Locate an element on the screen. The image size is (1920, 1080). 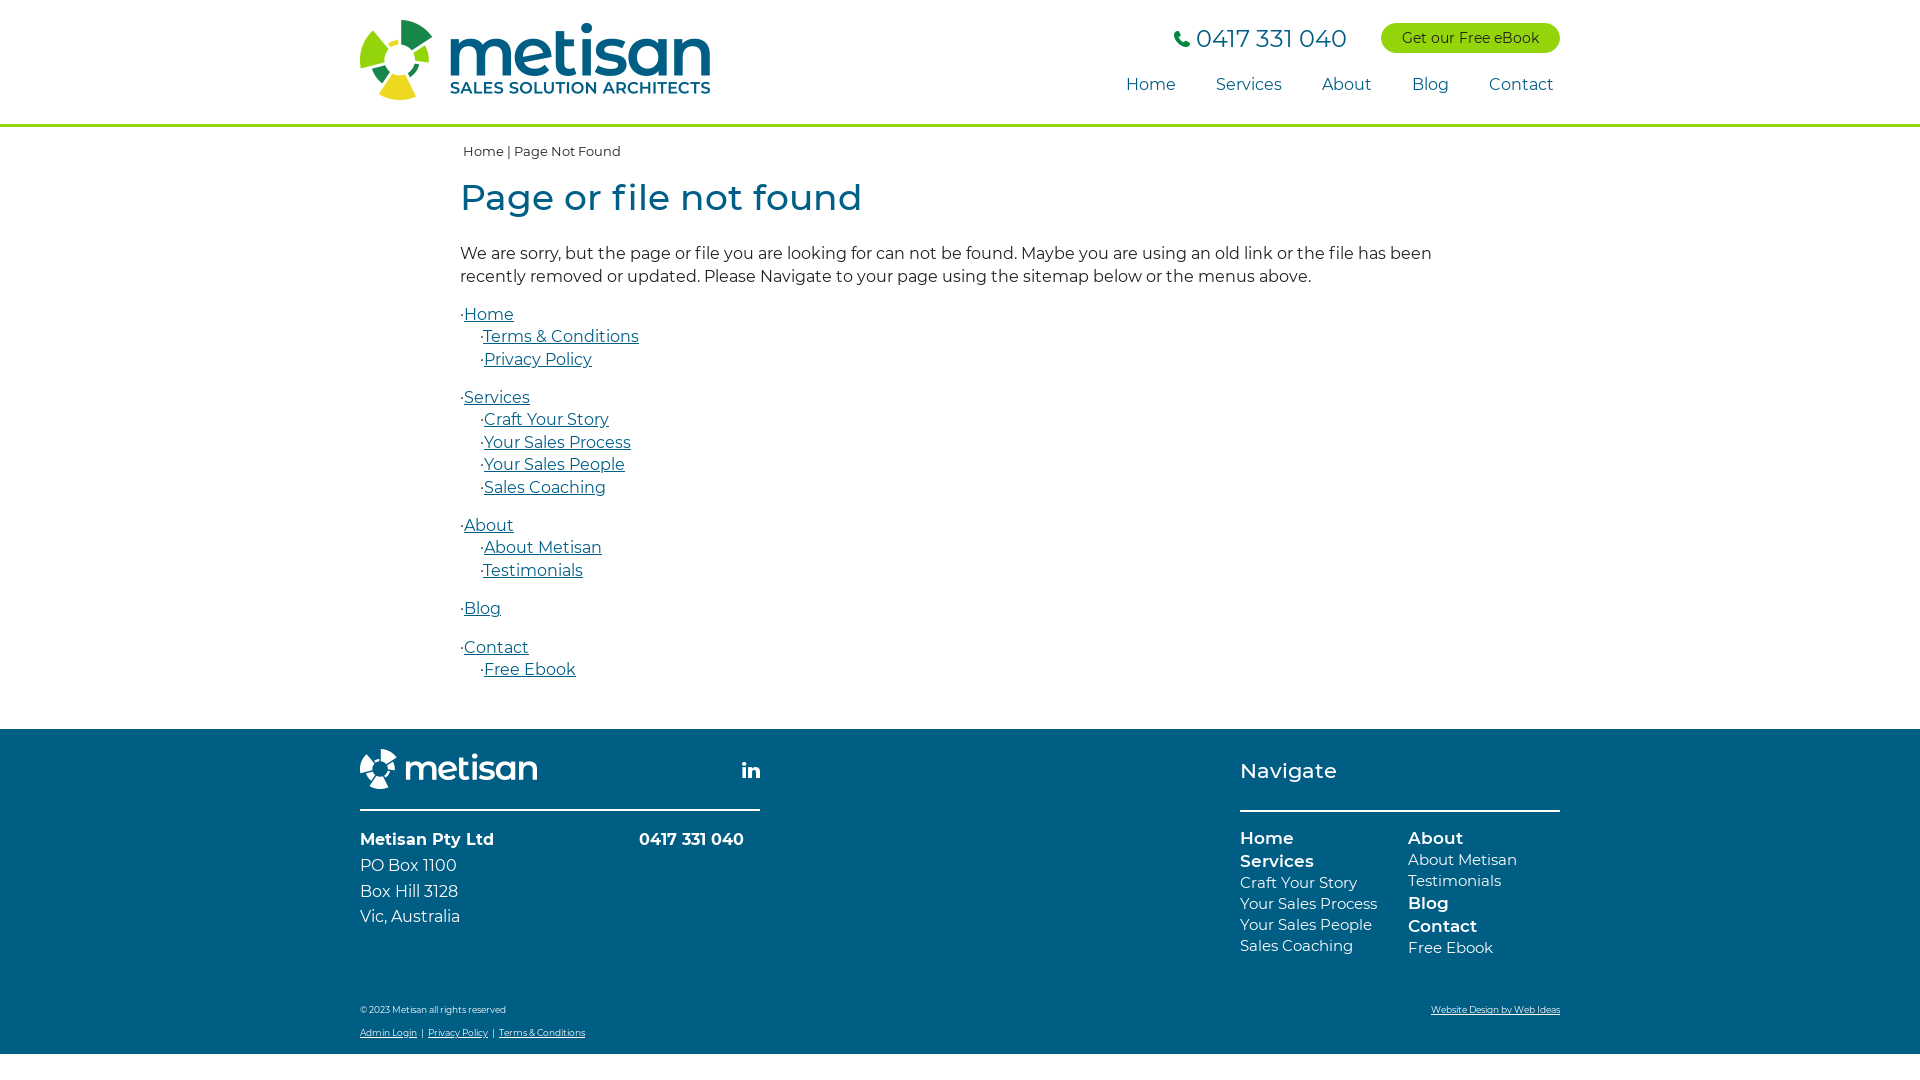
'Services' is located at coordinates (1275, 859).